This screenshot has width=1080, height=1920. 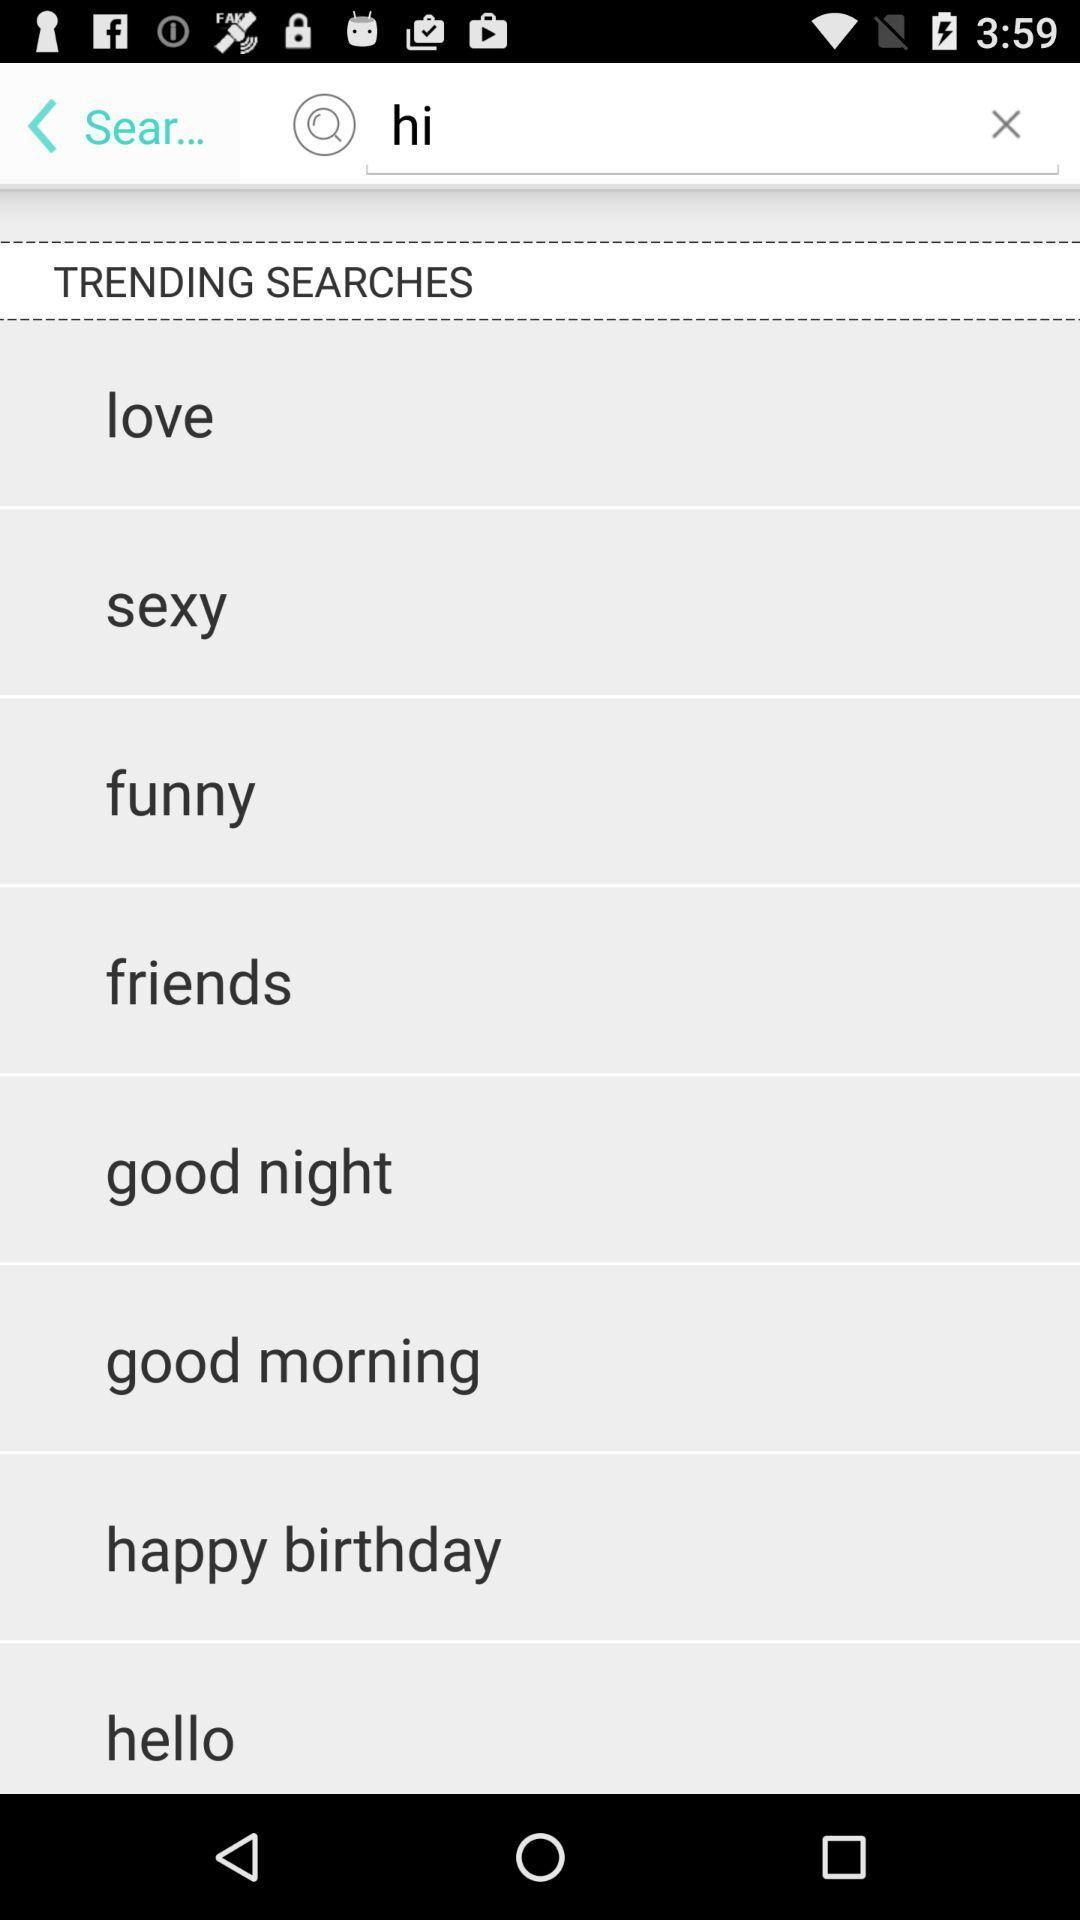 What do you see at coordinates (890, 403) in the screenshot?
I see `the 1st text` at bounding box center [890, 403].